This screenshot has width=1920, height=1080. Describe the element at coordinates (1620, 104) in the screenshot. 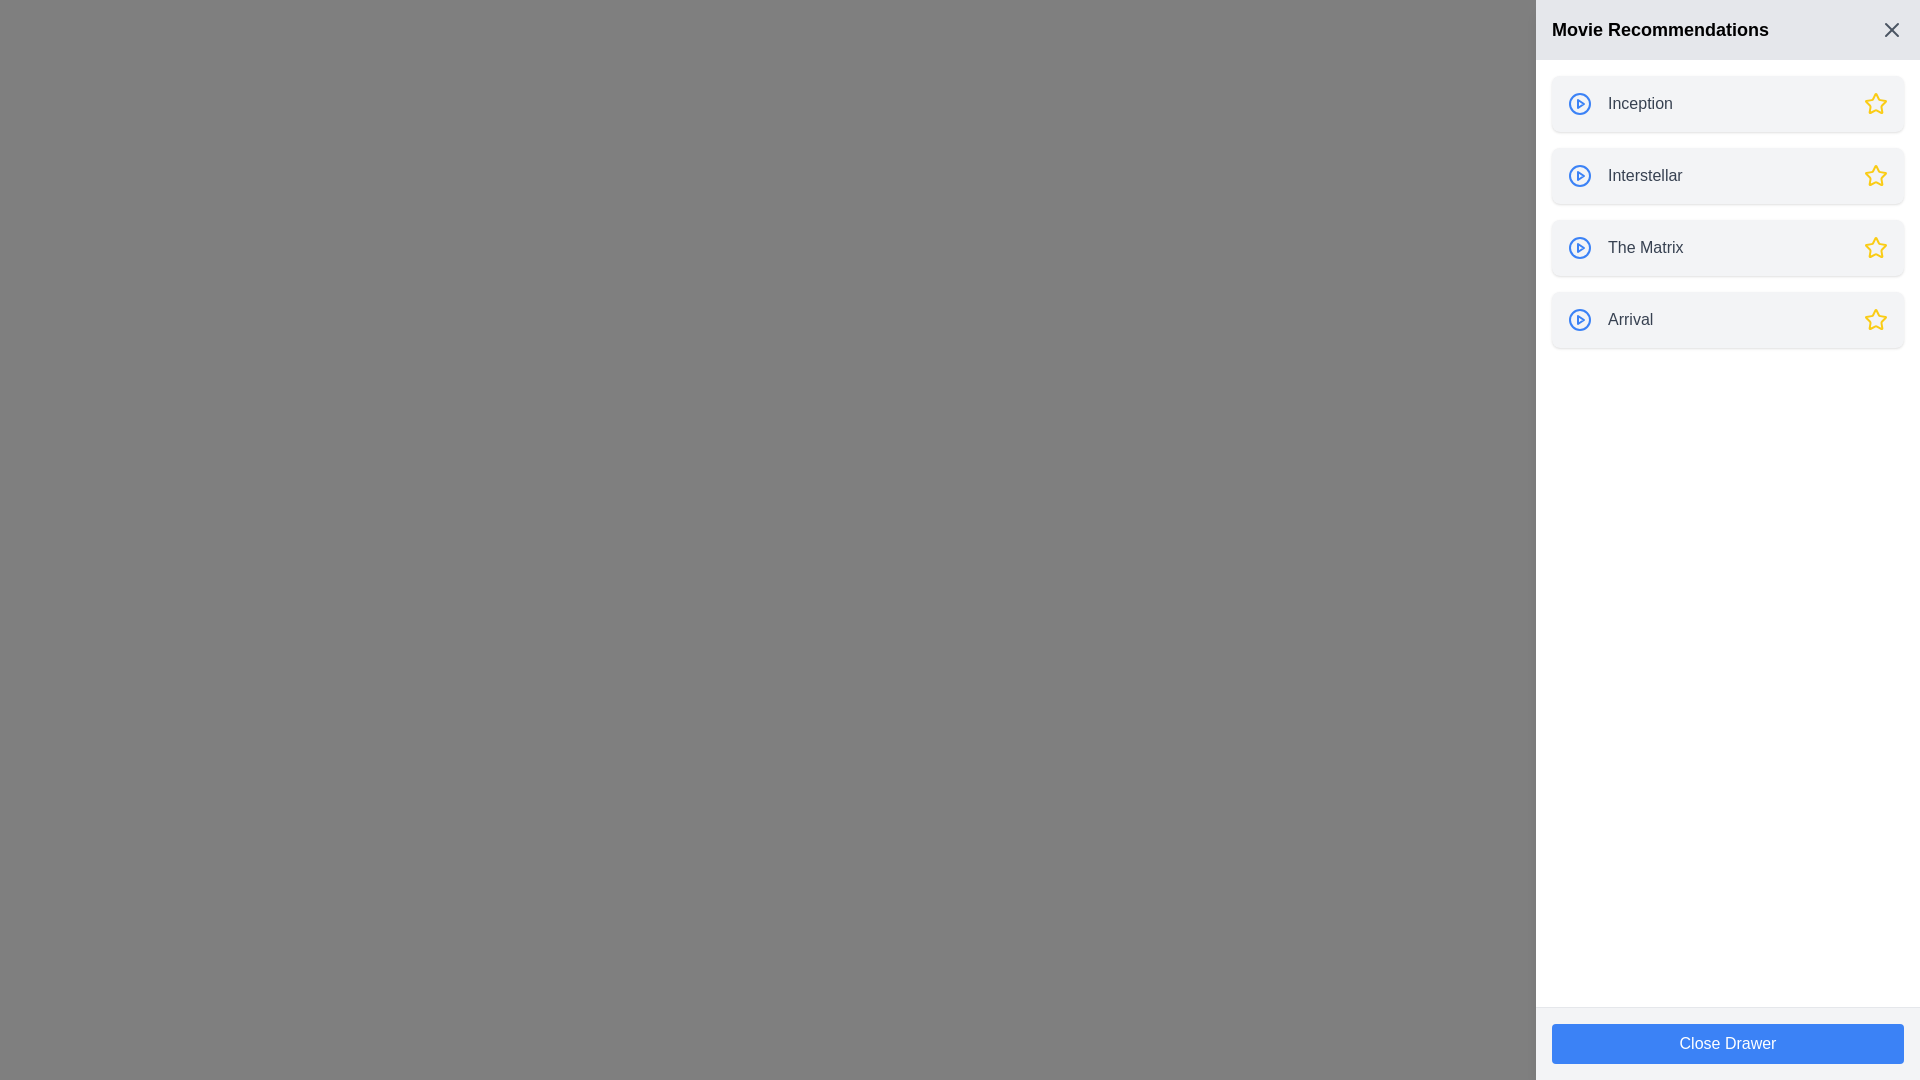

I see `the selectable list item representing the movie 'Inception'` at that location.